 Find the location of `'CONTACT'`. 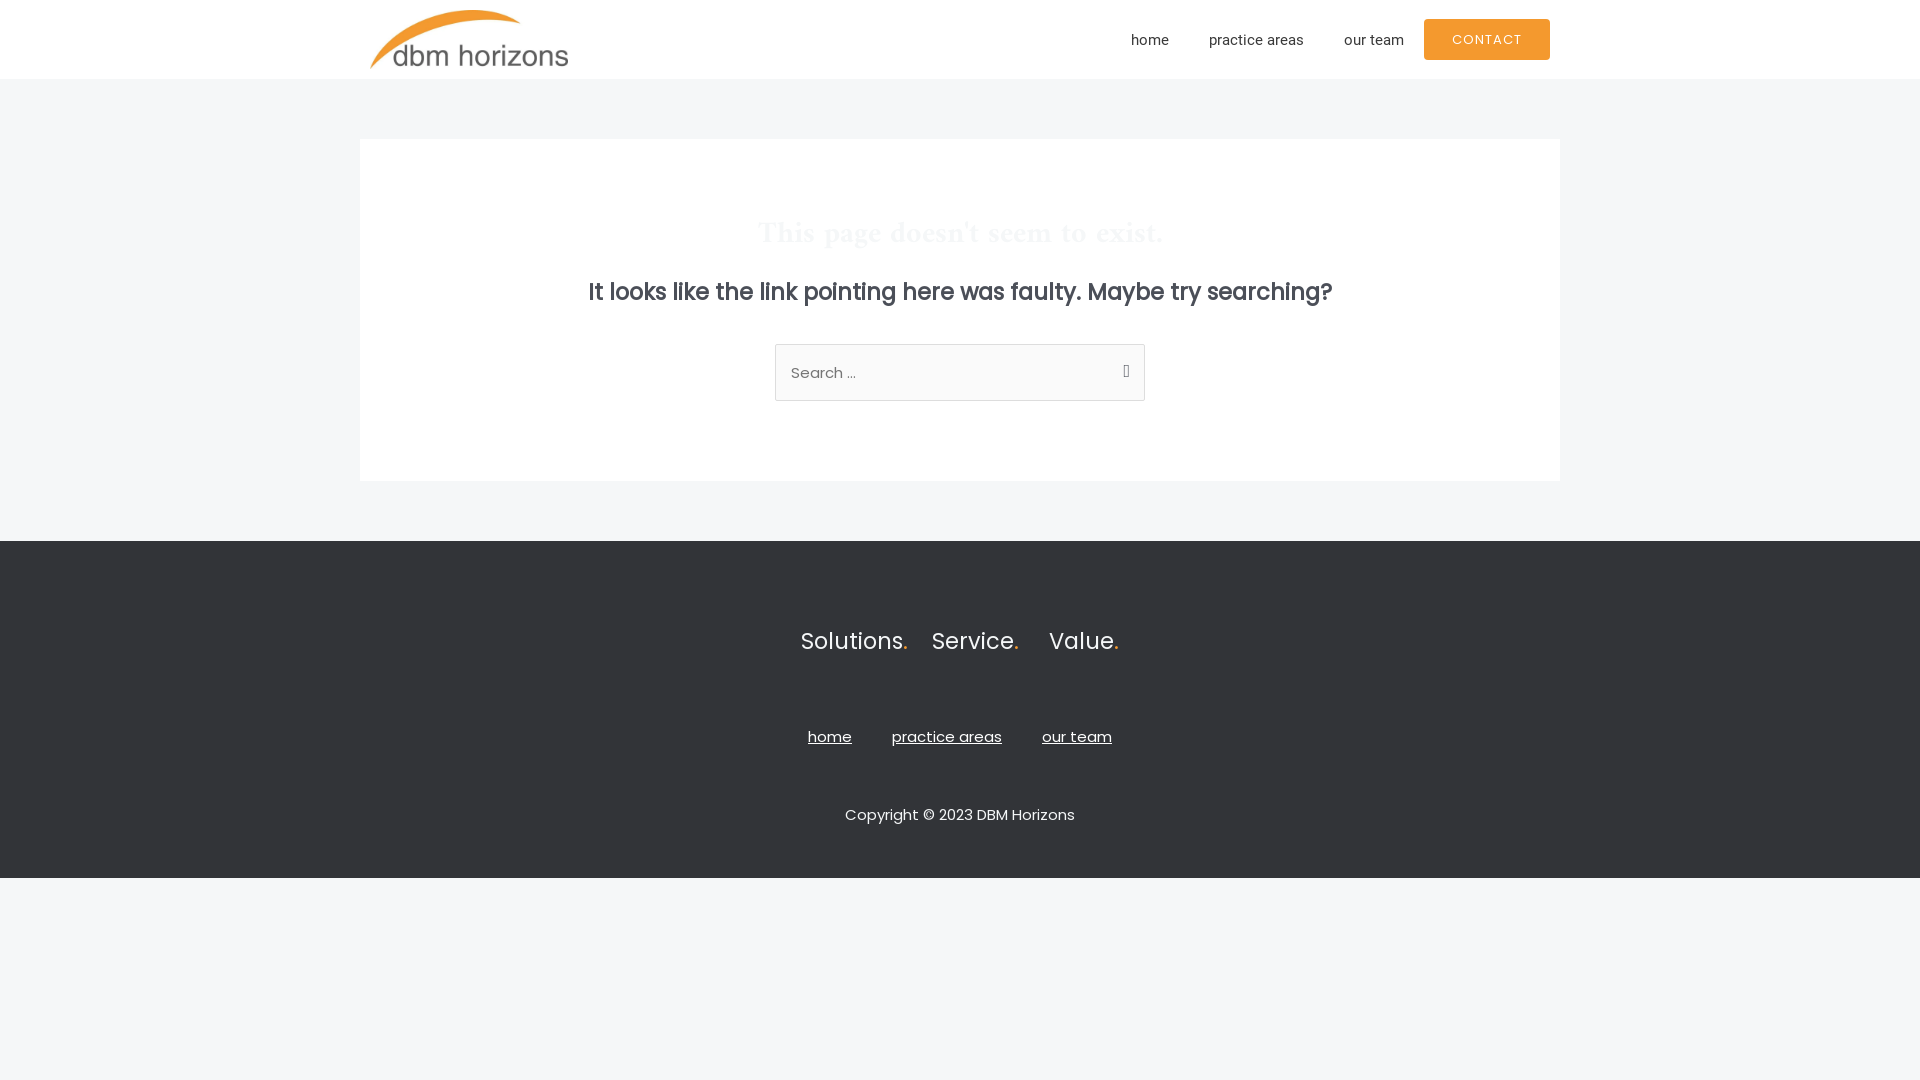

'CONTACT' is located at coordinates (1487, 39).